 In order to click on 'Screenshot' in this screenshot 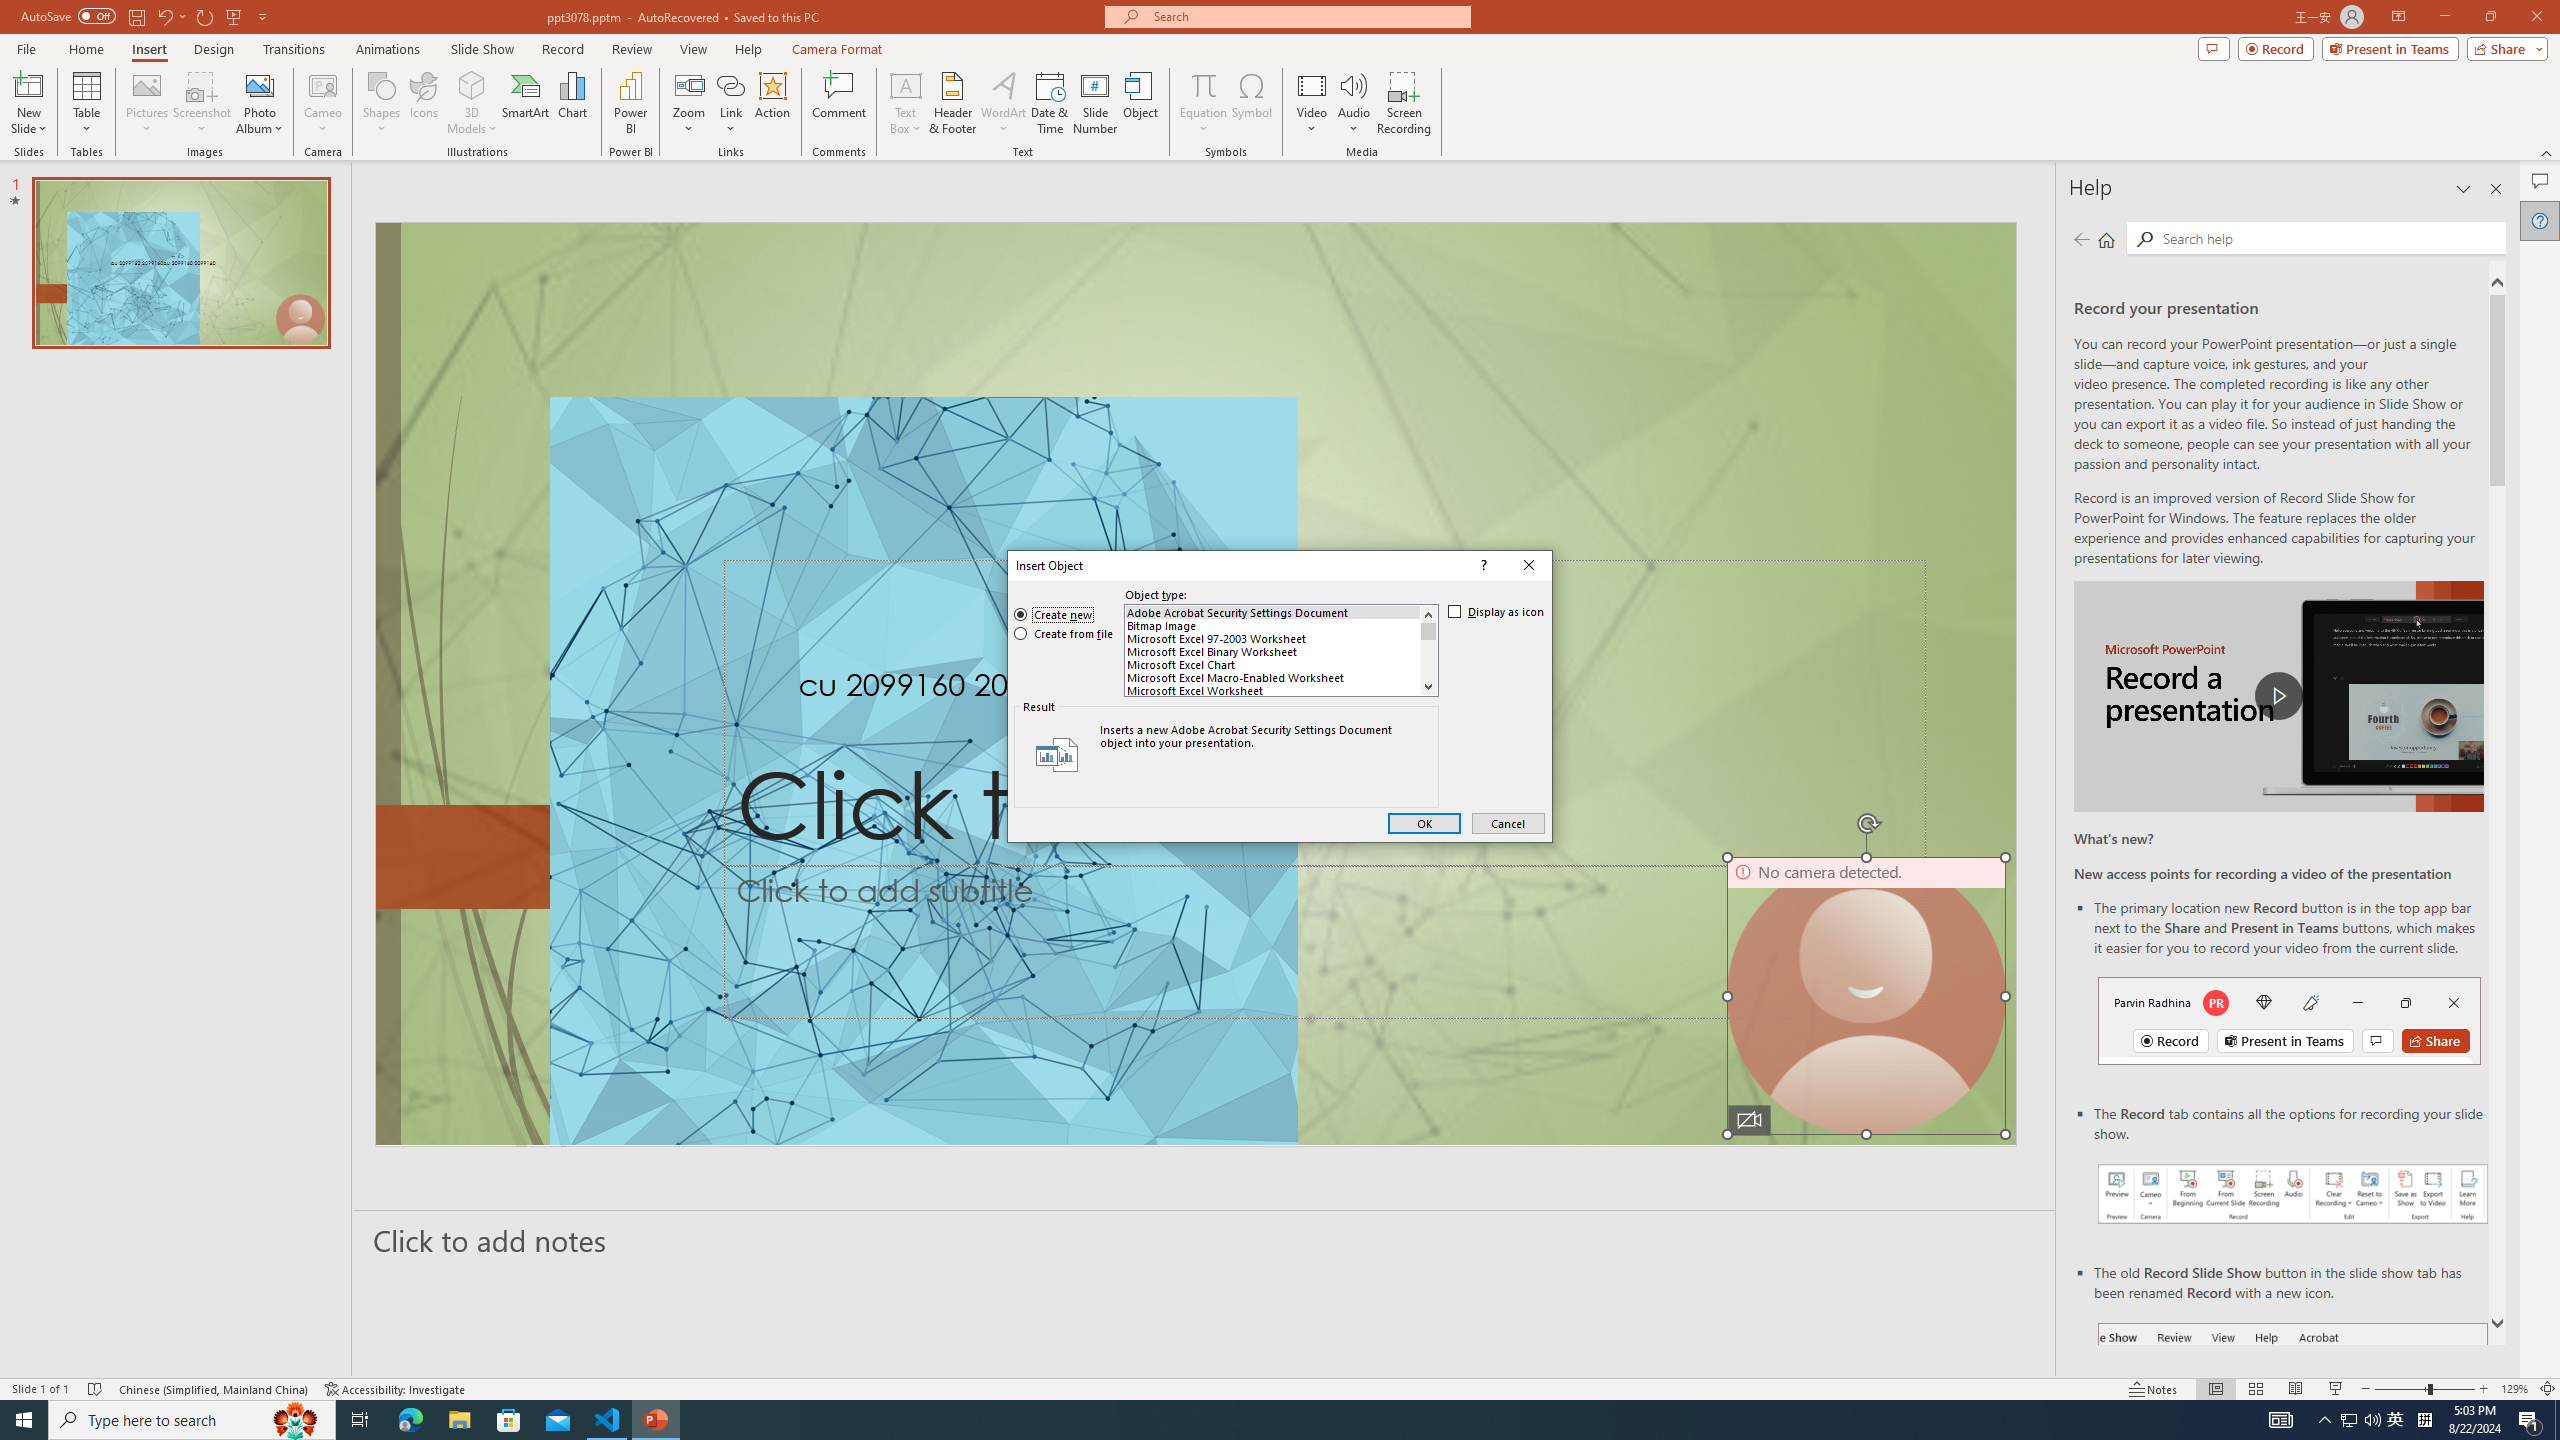, I will do `click(201, 103)`.